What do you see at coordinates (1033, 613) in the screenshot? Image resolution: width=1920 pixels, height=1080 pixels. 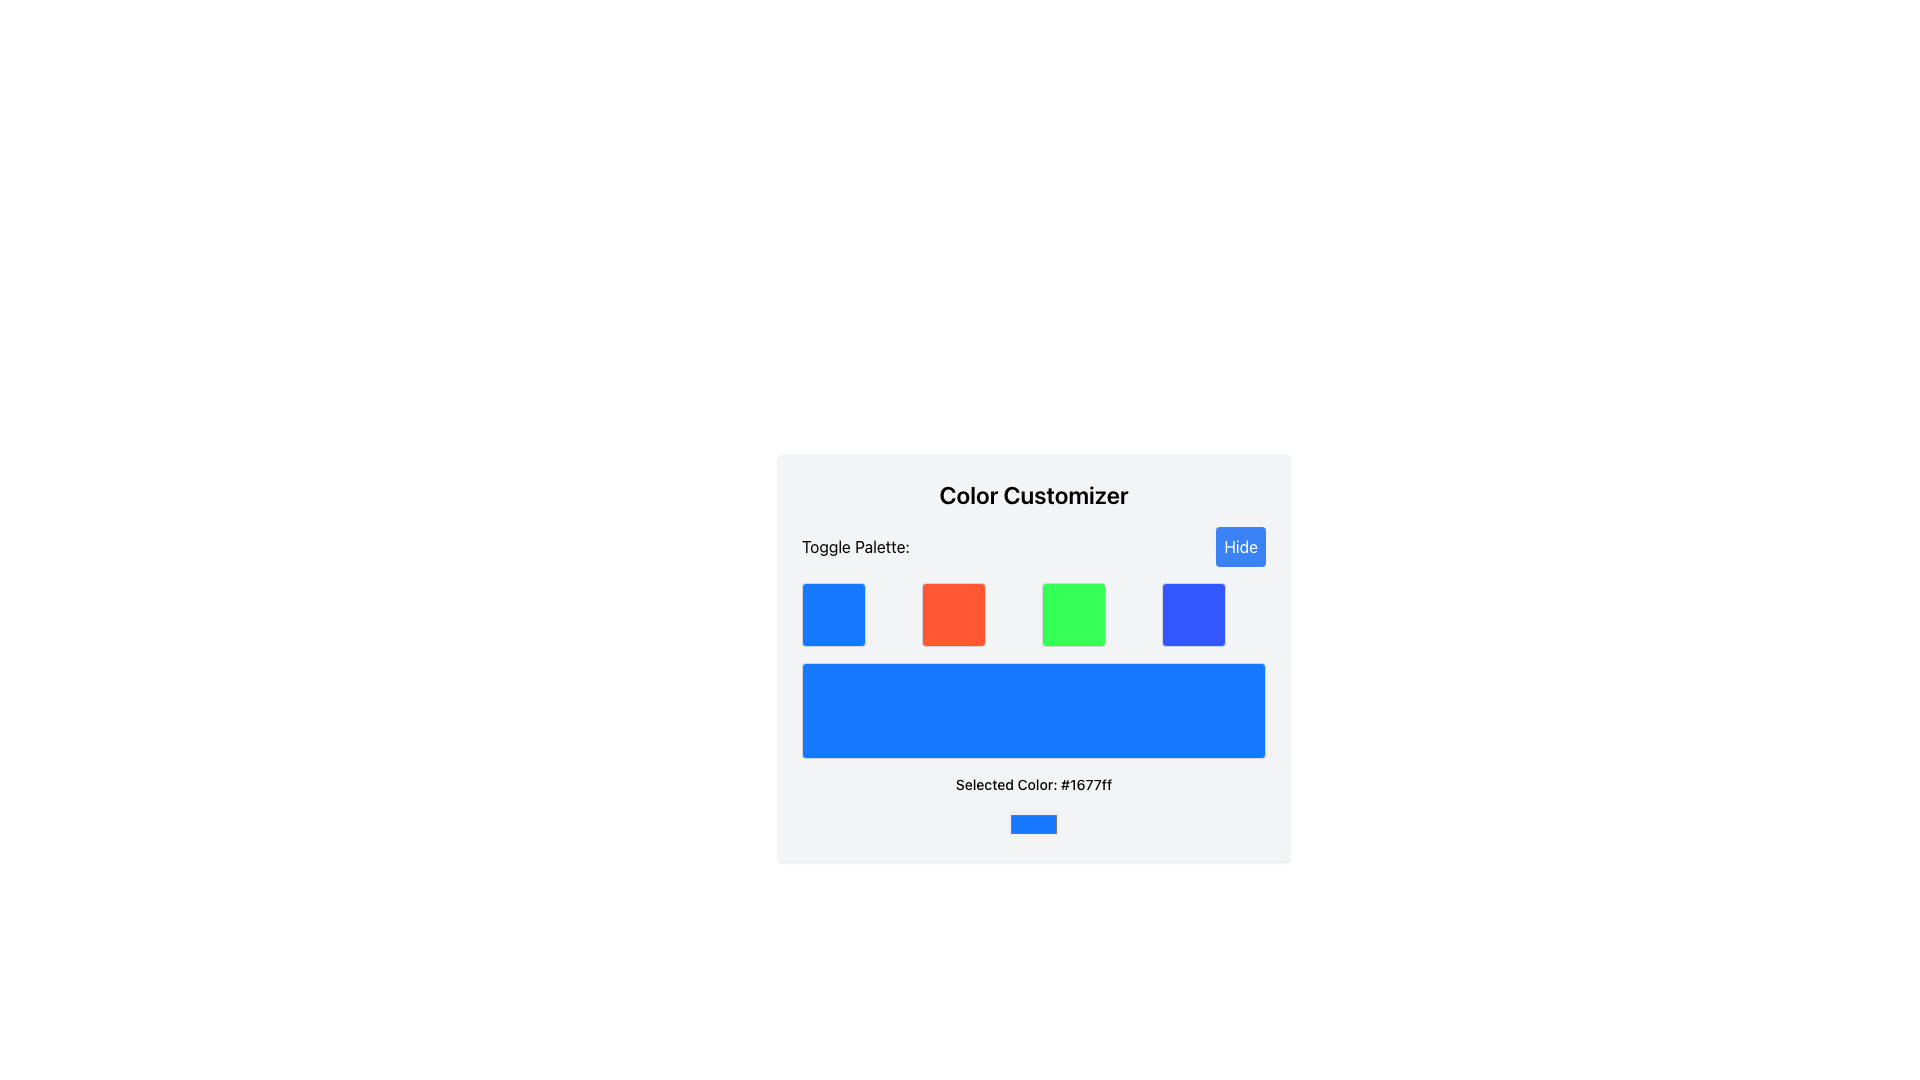 I see `one of the color swatches in the grid containing square-shaped color swatches` at bounding box center [1033, 613].